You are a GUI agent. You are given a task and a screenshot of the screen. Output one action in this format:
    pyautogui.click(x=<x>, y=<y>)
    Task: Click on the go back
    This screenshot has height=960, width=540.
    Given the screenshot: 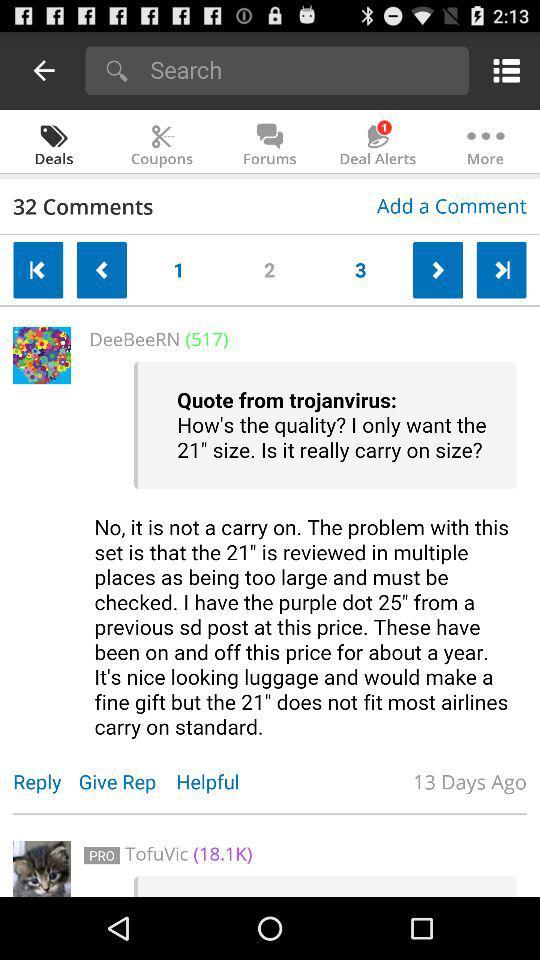 What is the action you would take?
    pyautogui.click(x=44, y=70)
    